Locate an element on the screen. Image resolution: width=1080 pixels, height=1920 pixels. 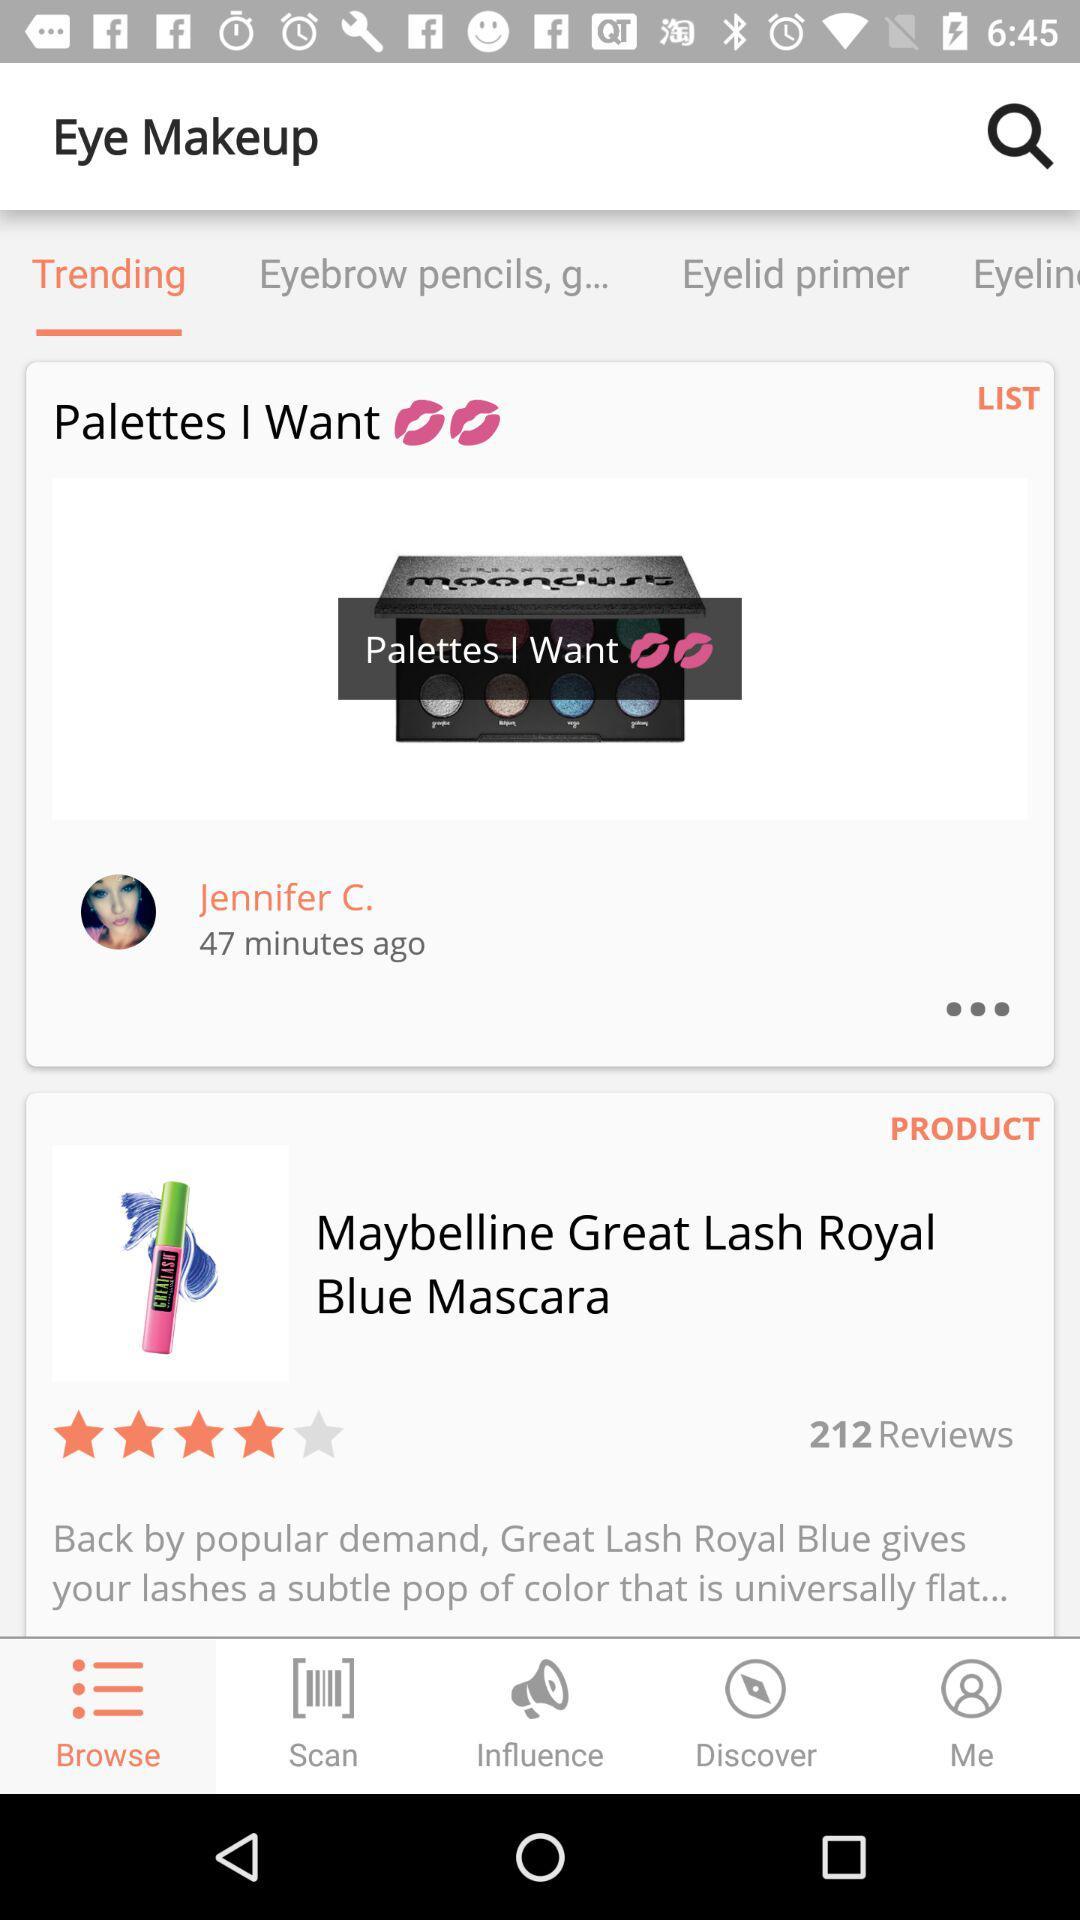
the item next to the jennifer c. is located at coordinates (118, 910).